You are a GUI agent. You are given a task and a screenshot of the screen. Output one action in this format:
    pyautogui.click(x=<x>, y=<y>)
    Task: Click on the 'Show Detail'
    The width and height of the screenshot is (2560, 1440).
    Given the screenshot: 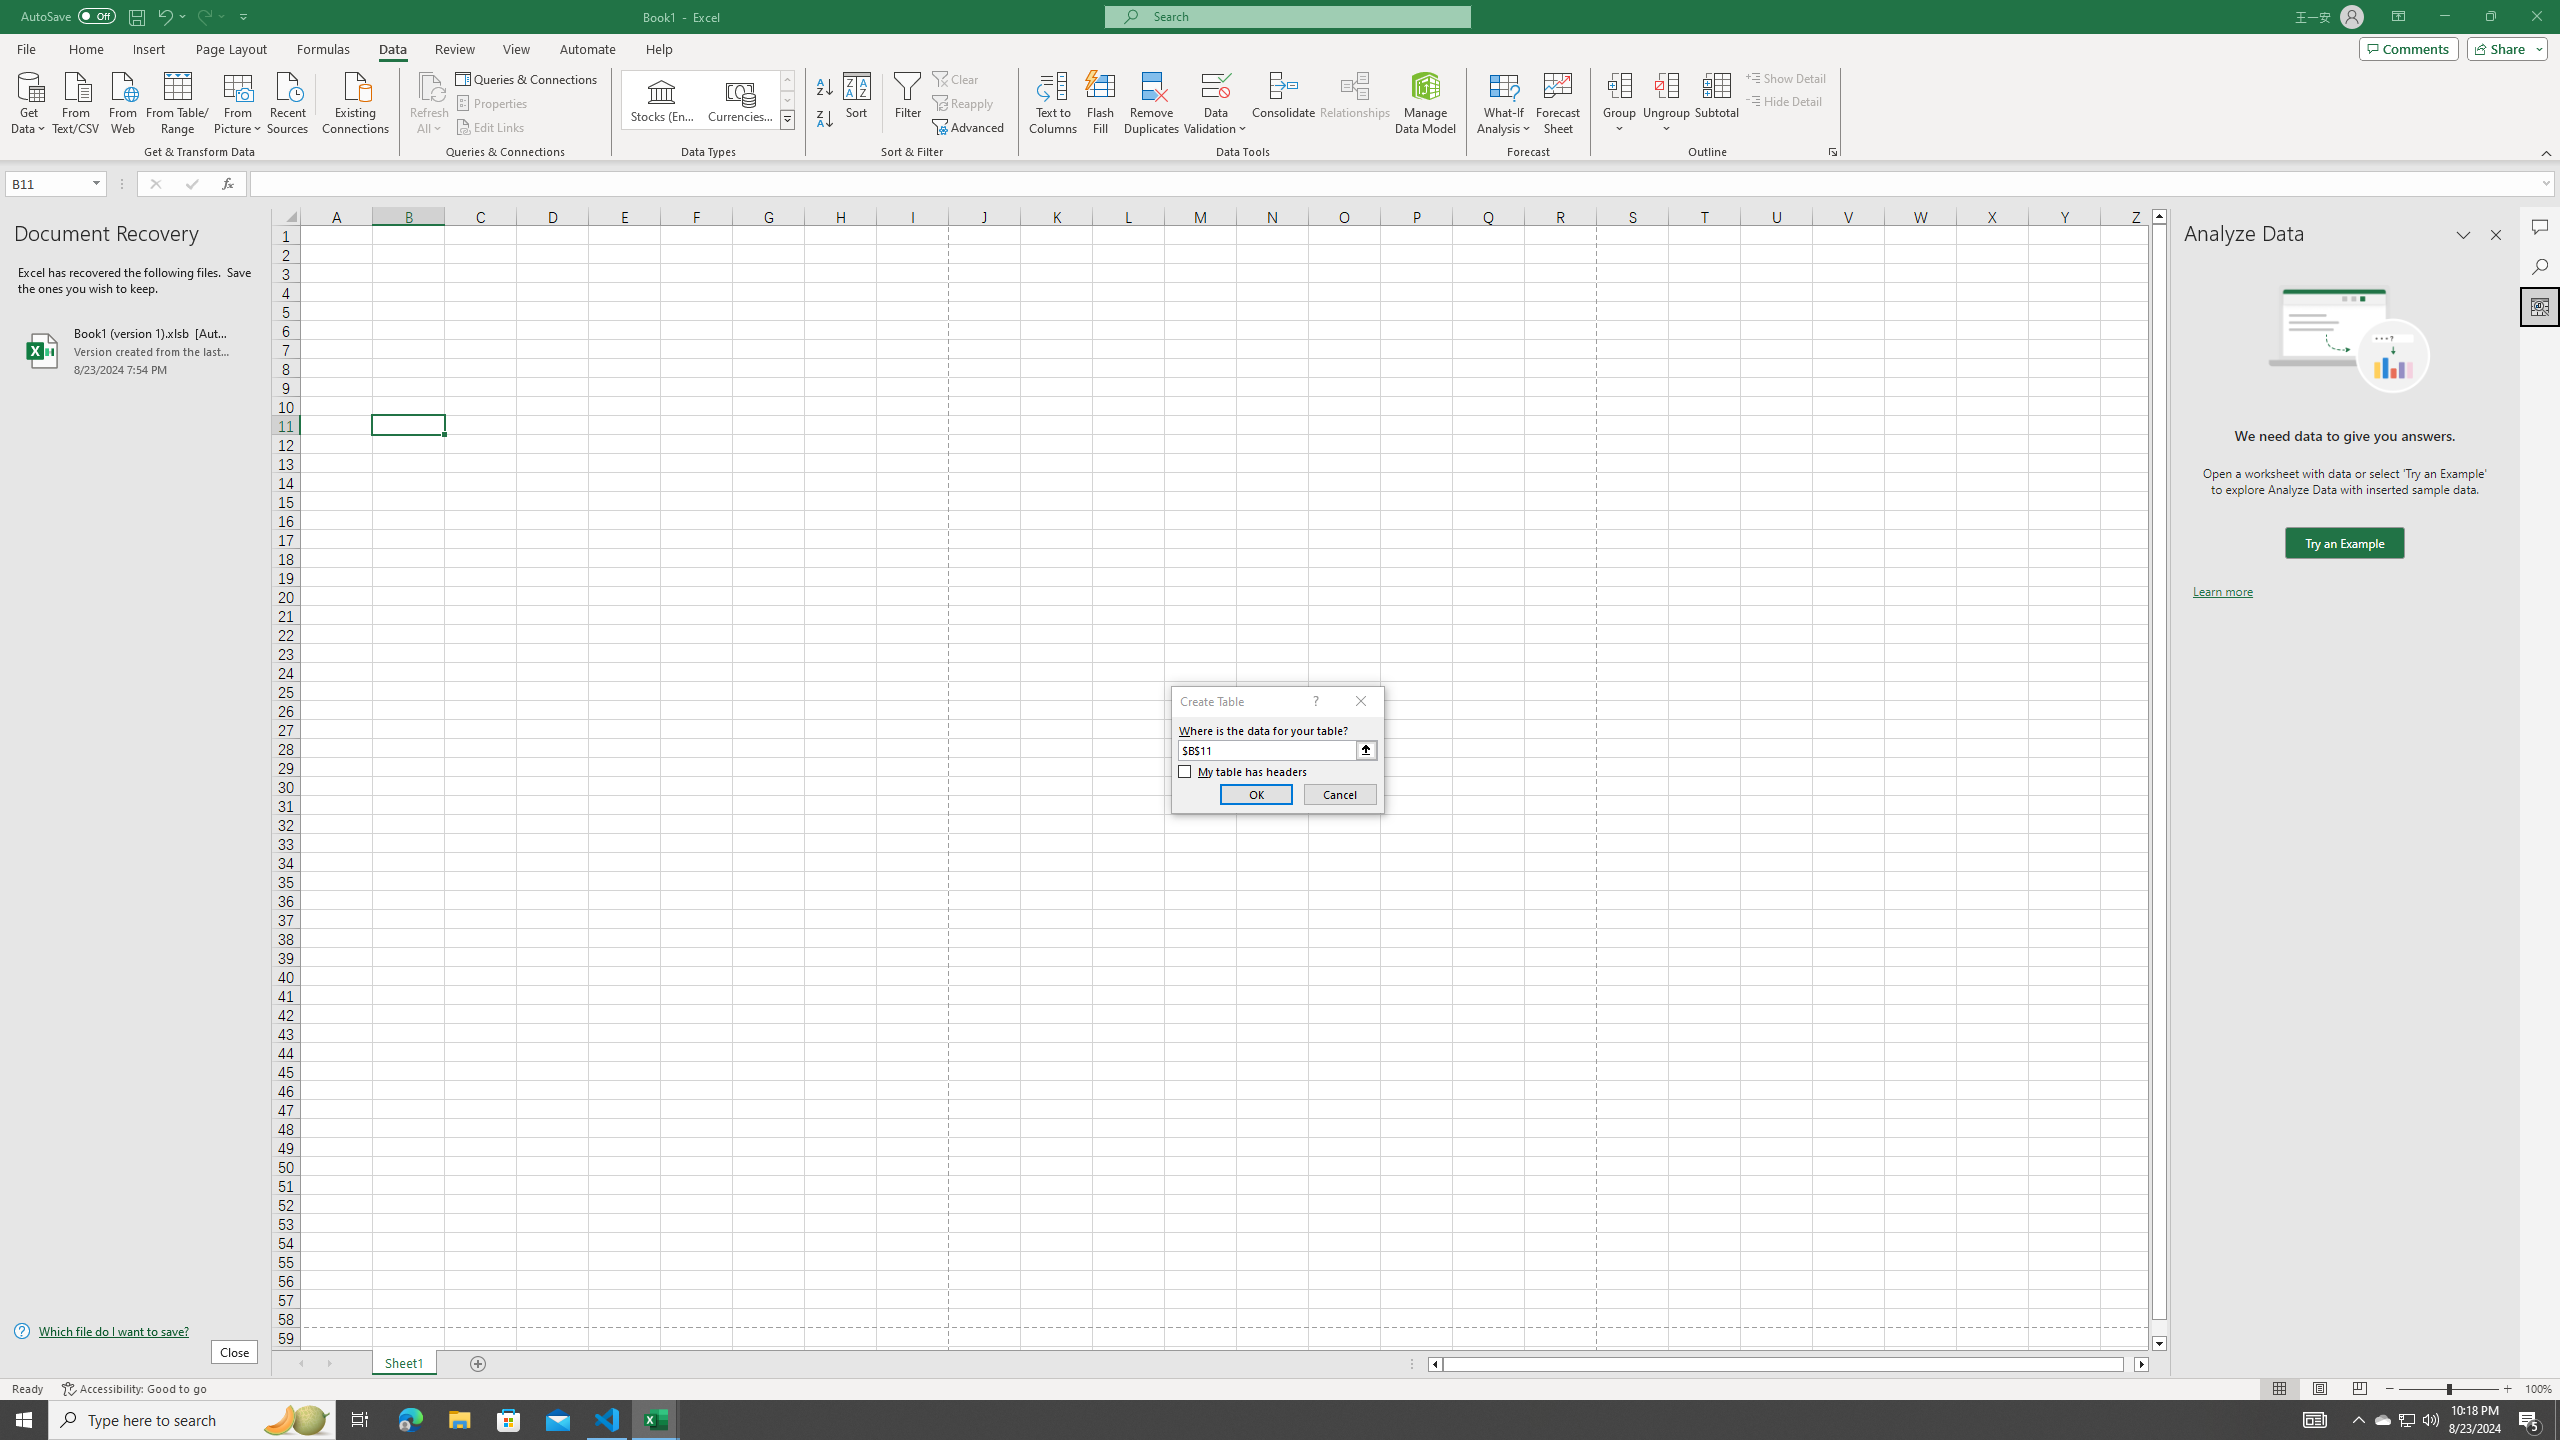 What is the action you would take?
    pyautogui.click(x=1785, y=77)
    